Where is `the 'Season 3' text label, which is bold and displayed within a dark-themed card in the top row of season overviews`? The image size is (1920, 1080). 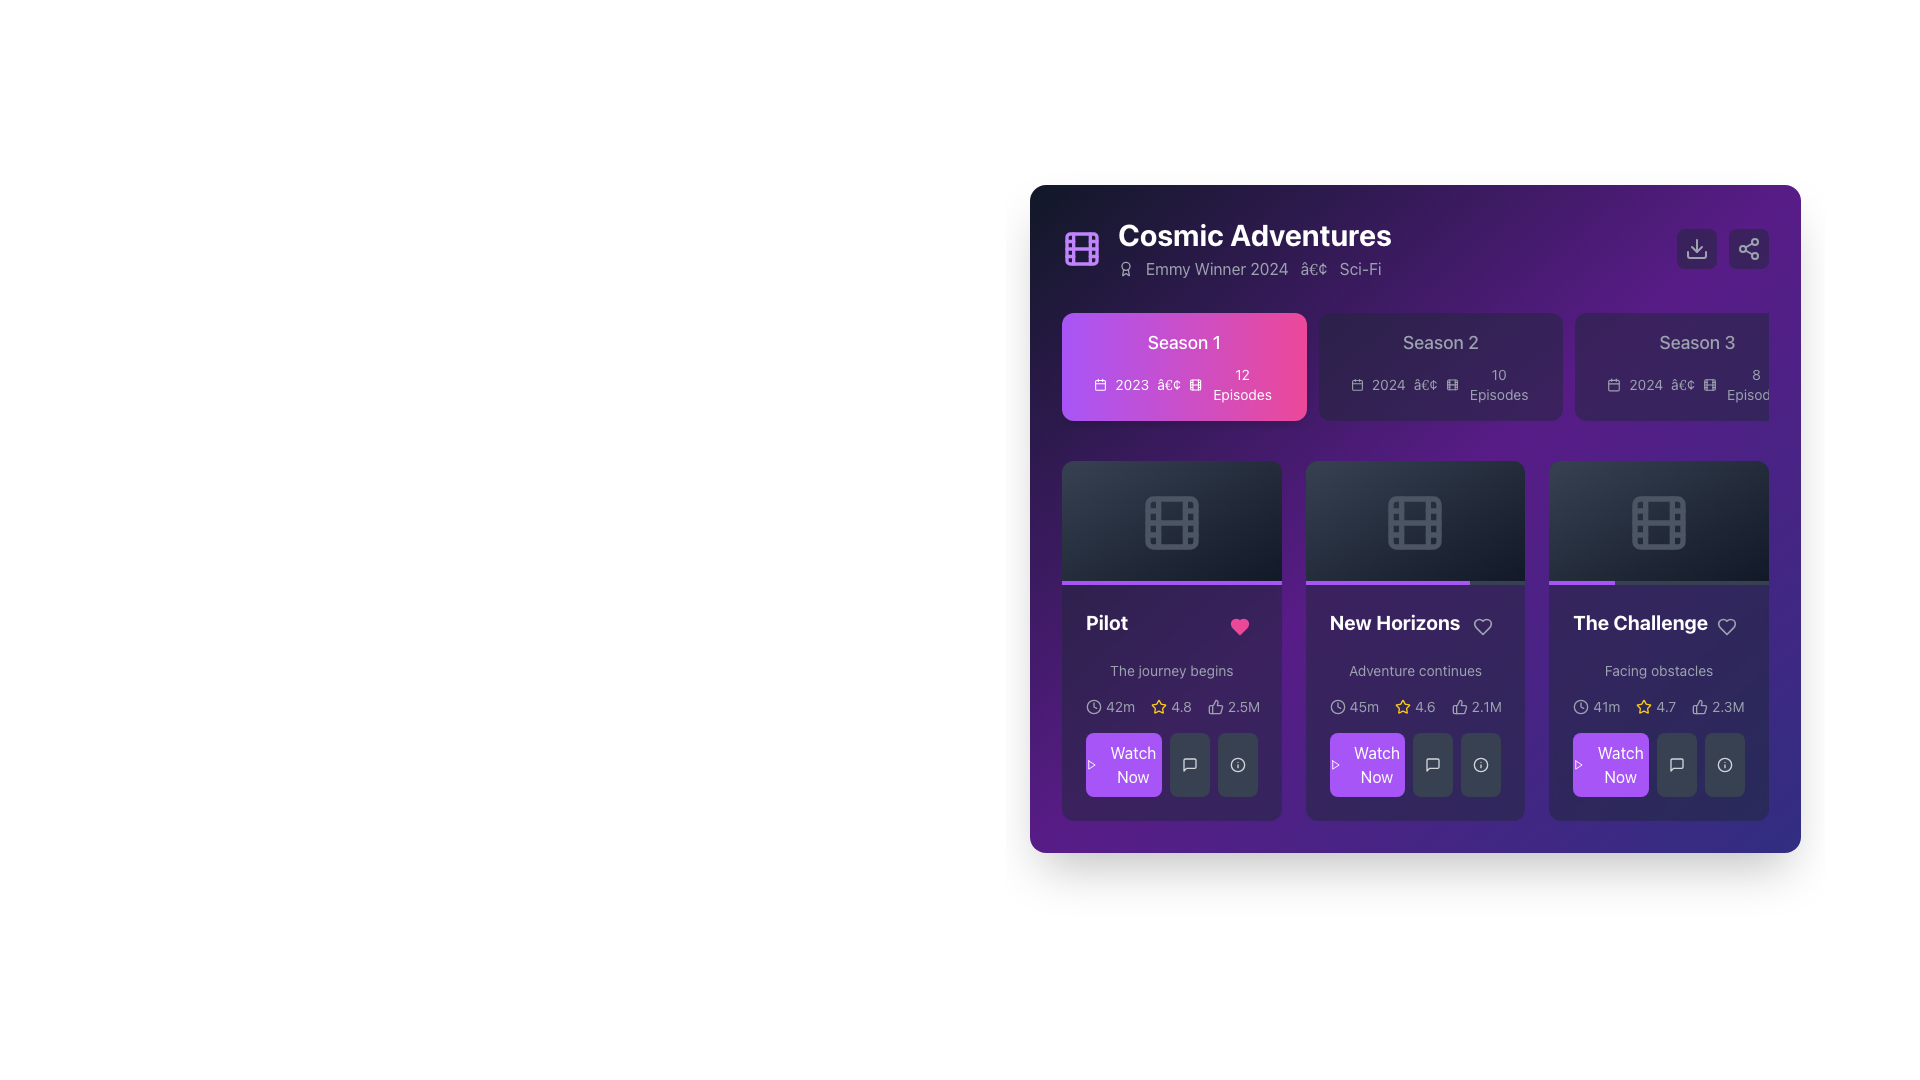 the 'Season 3' text label, which is bold and displayed within a dark-themed card in the top row of season overviews is located at coordinates (1696, 342).